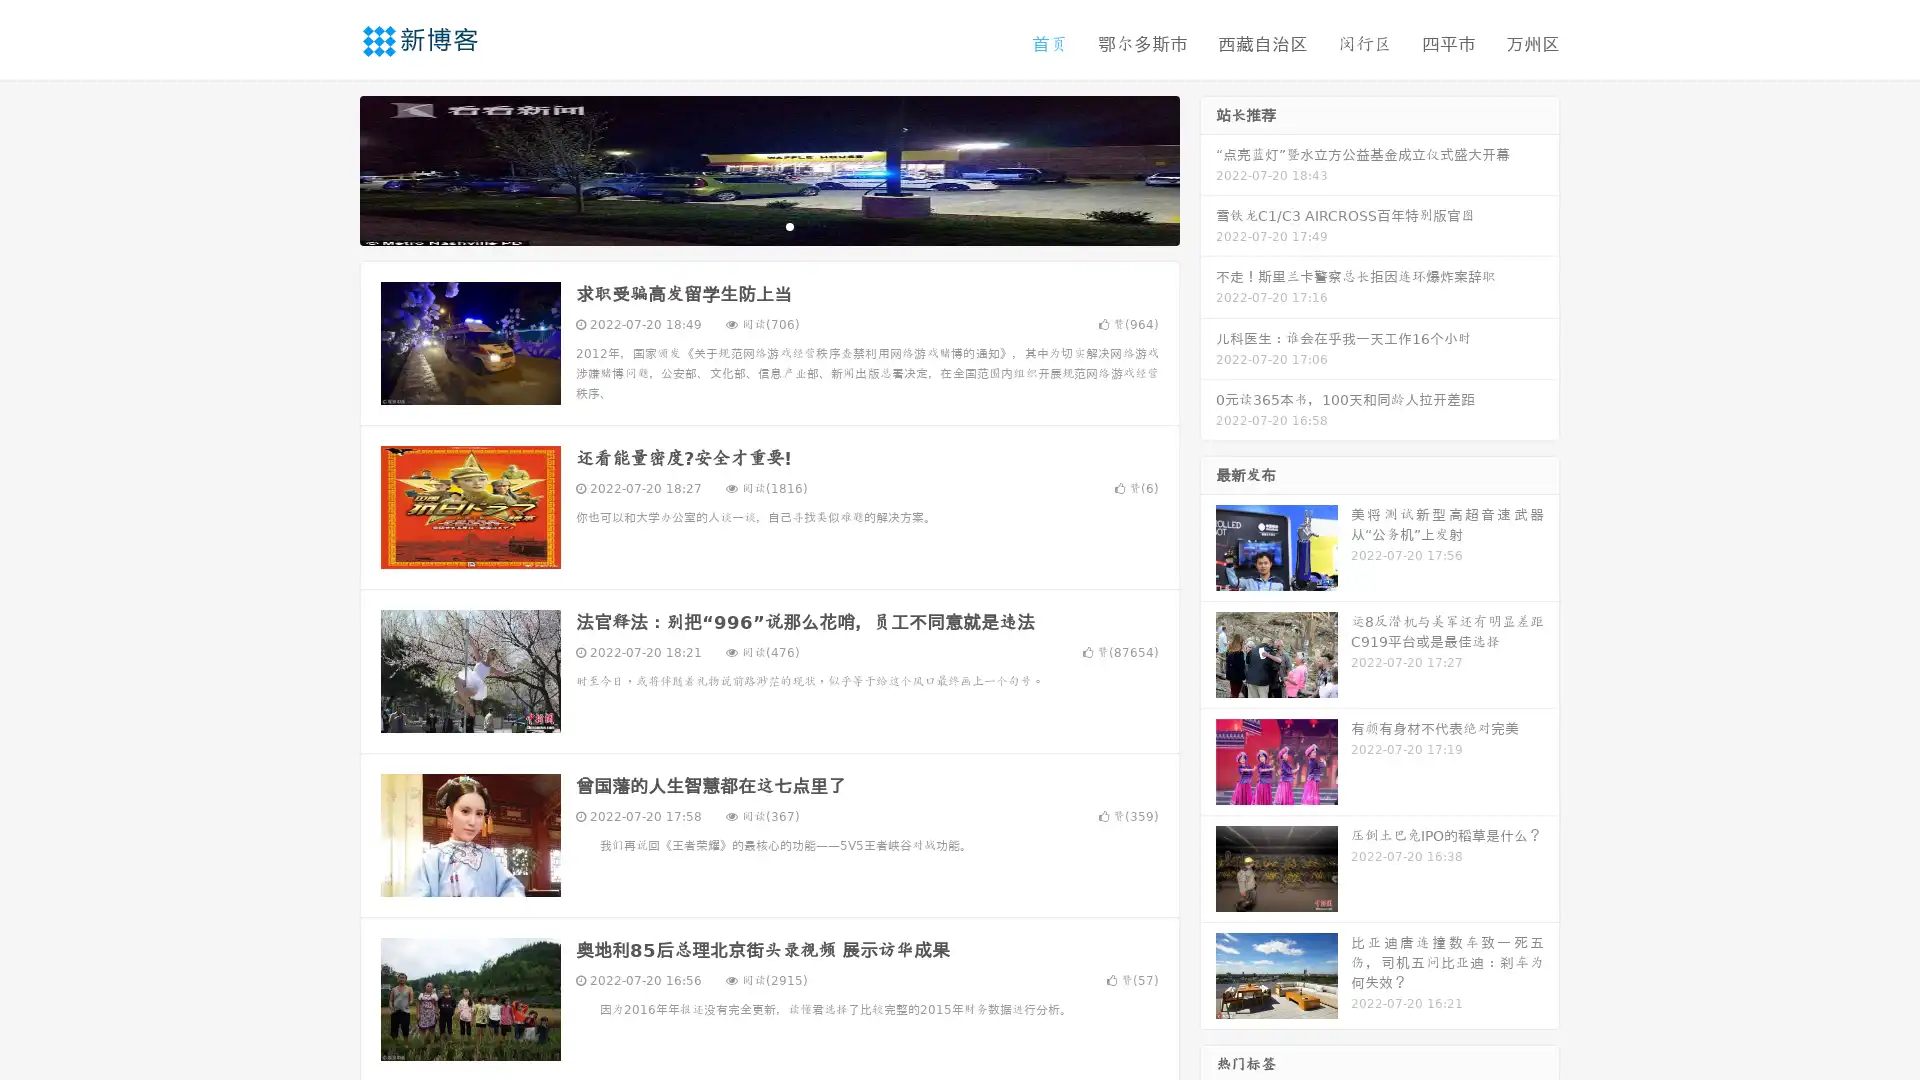 The height and width of the screenshot is (1080, 1920). What do you see at coordinates (748, 225) in the screenshot?
I see `Go to slide 1` at bounding box center [748, 225].